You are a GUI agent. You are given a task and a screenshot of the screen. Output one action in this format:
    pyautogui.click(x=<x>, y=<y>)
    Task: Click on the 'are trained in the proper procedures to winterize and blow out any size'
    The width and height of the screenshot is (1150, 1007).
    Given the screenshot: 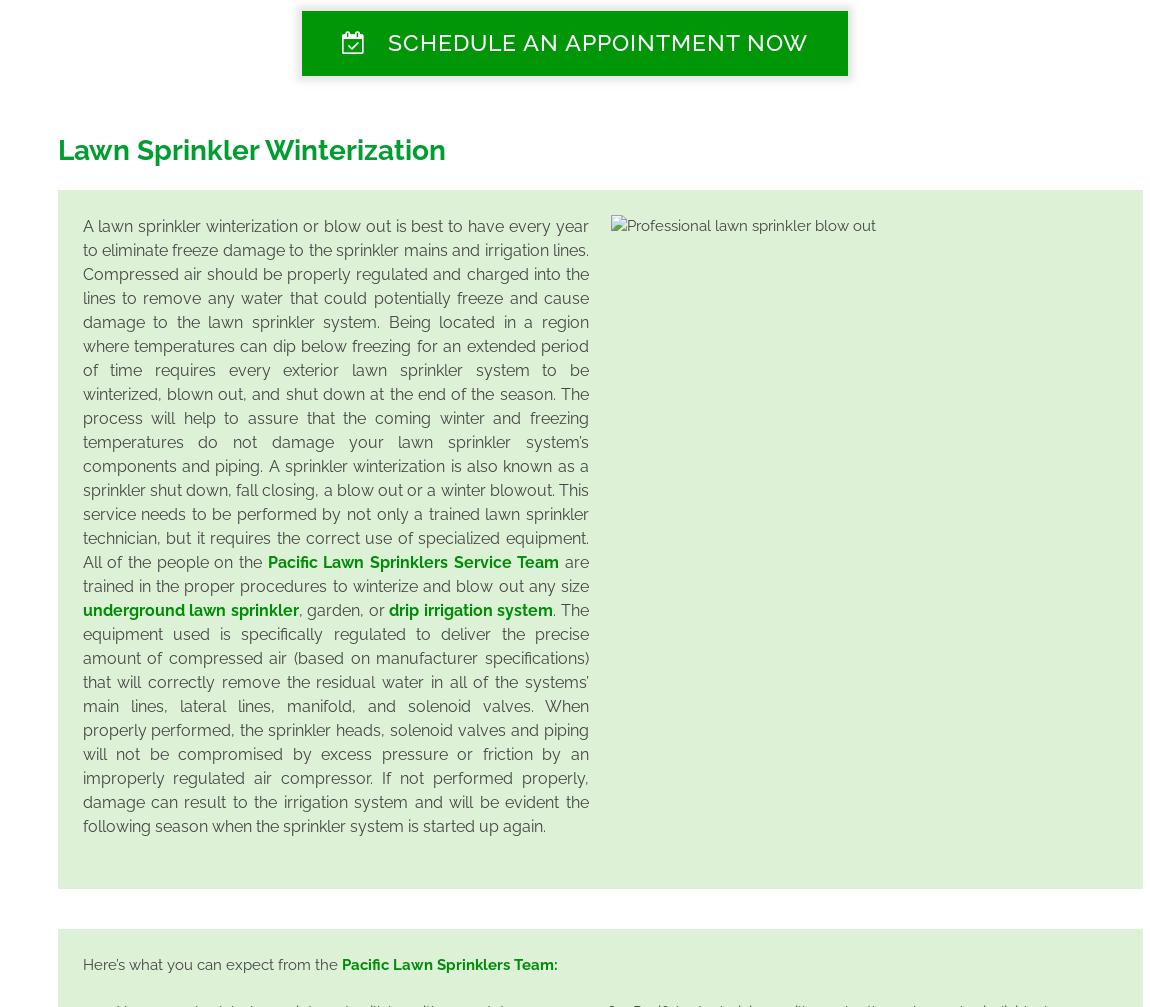 What is the action you would take?
    pyautogui.click(x=335, y=572)
    